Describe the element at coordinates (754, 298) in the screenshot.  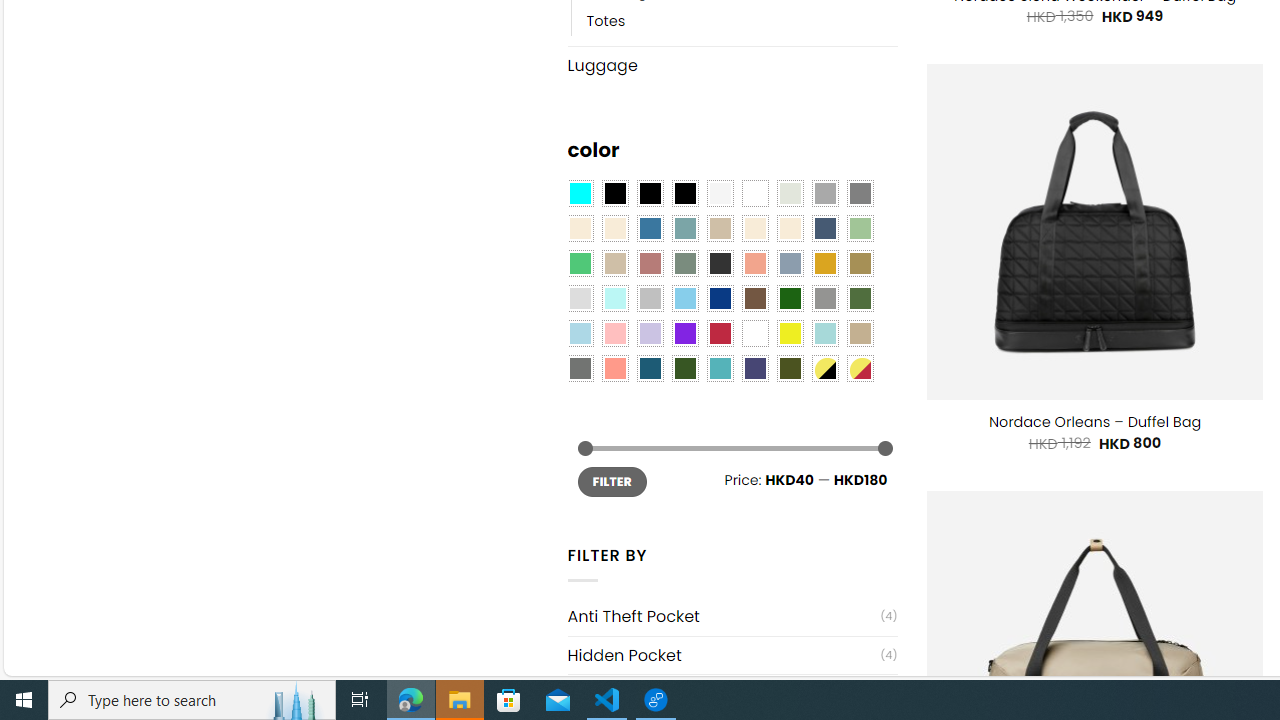
I see `'Brown'` at that location.